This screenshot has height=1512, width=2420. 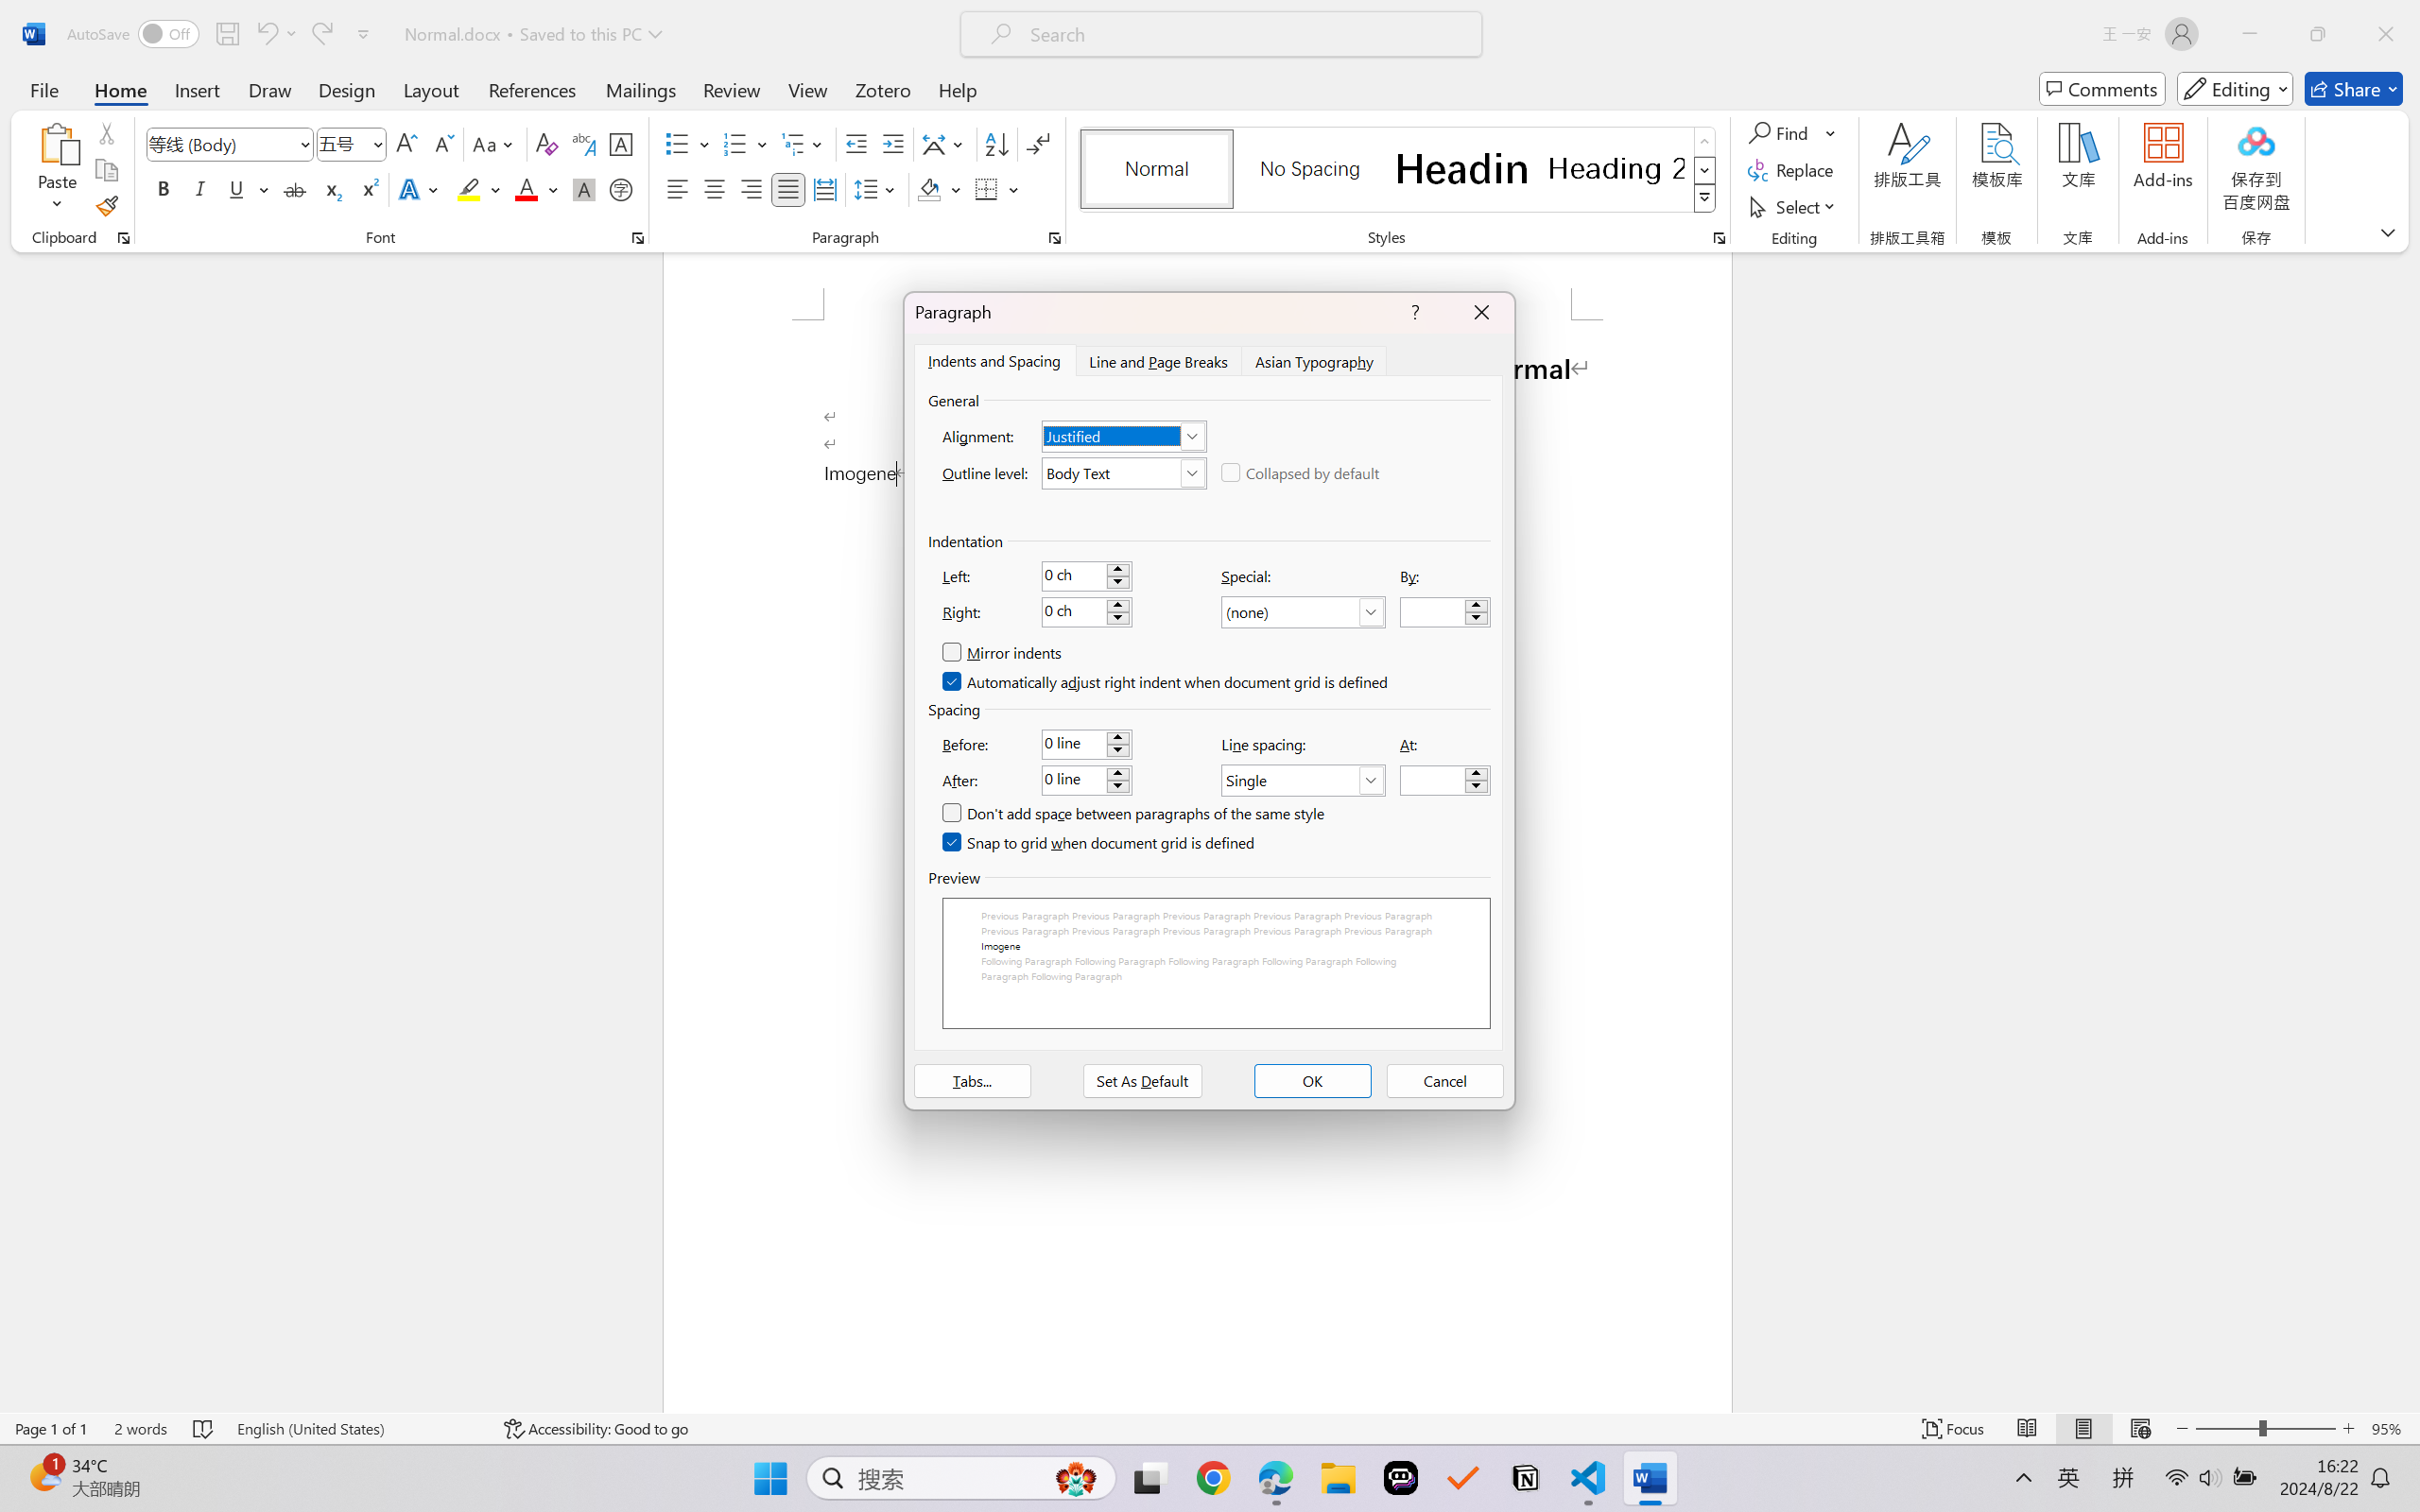 I want to click on 'Replace...', so click(x=1791, y=170).